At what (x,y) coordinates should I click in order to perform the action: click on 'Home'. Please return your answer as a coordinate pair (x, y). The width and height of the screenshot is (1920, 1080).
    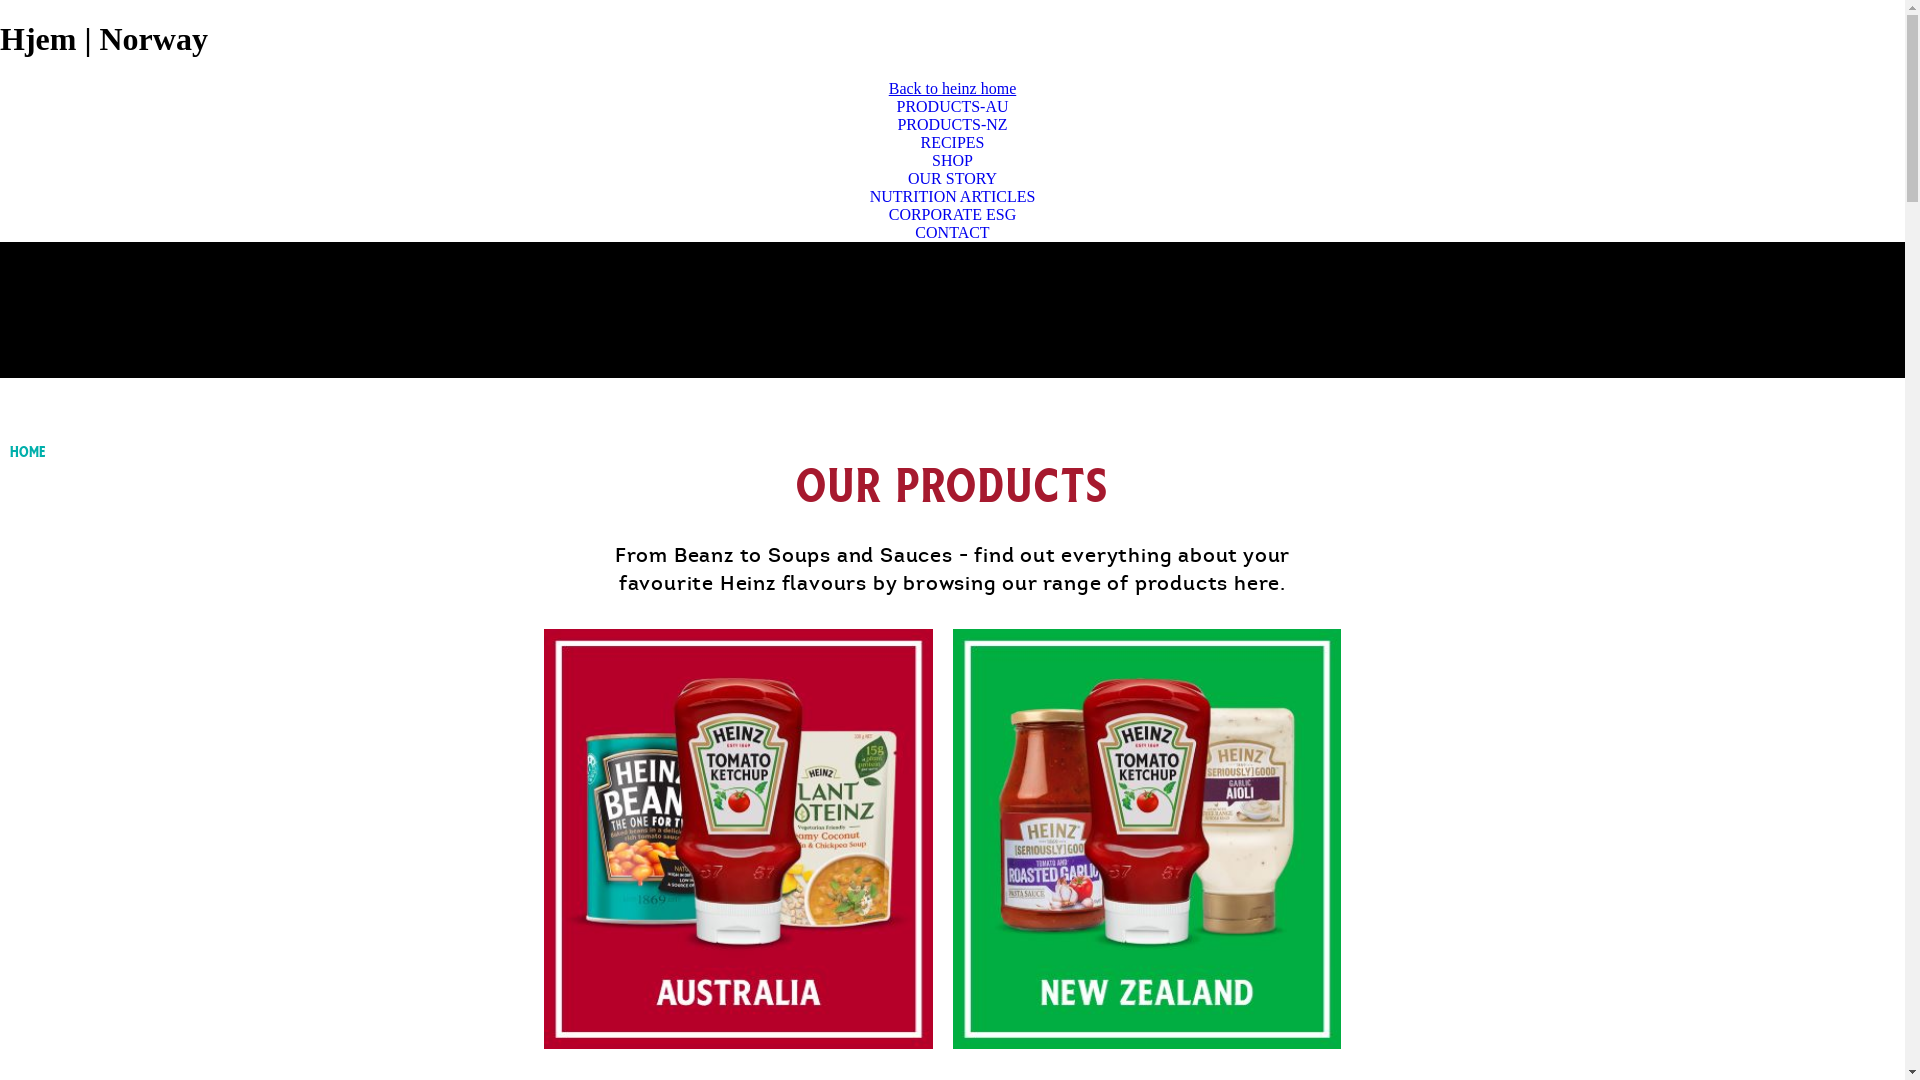
    Looking at the image, I should click on (9, 451).